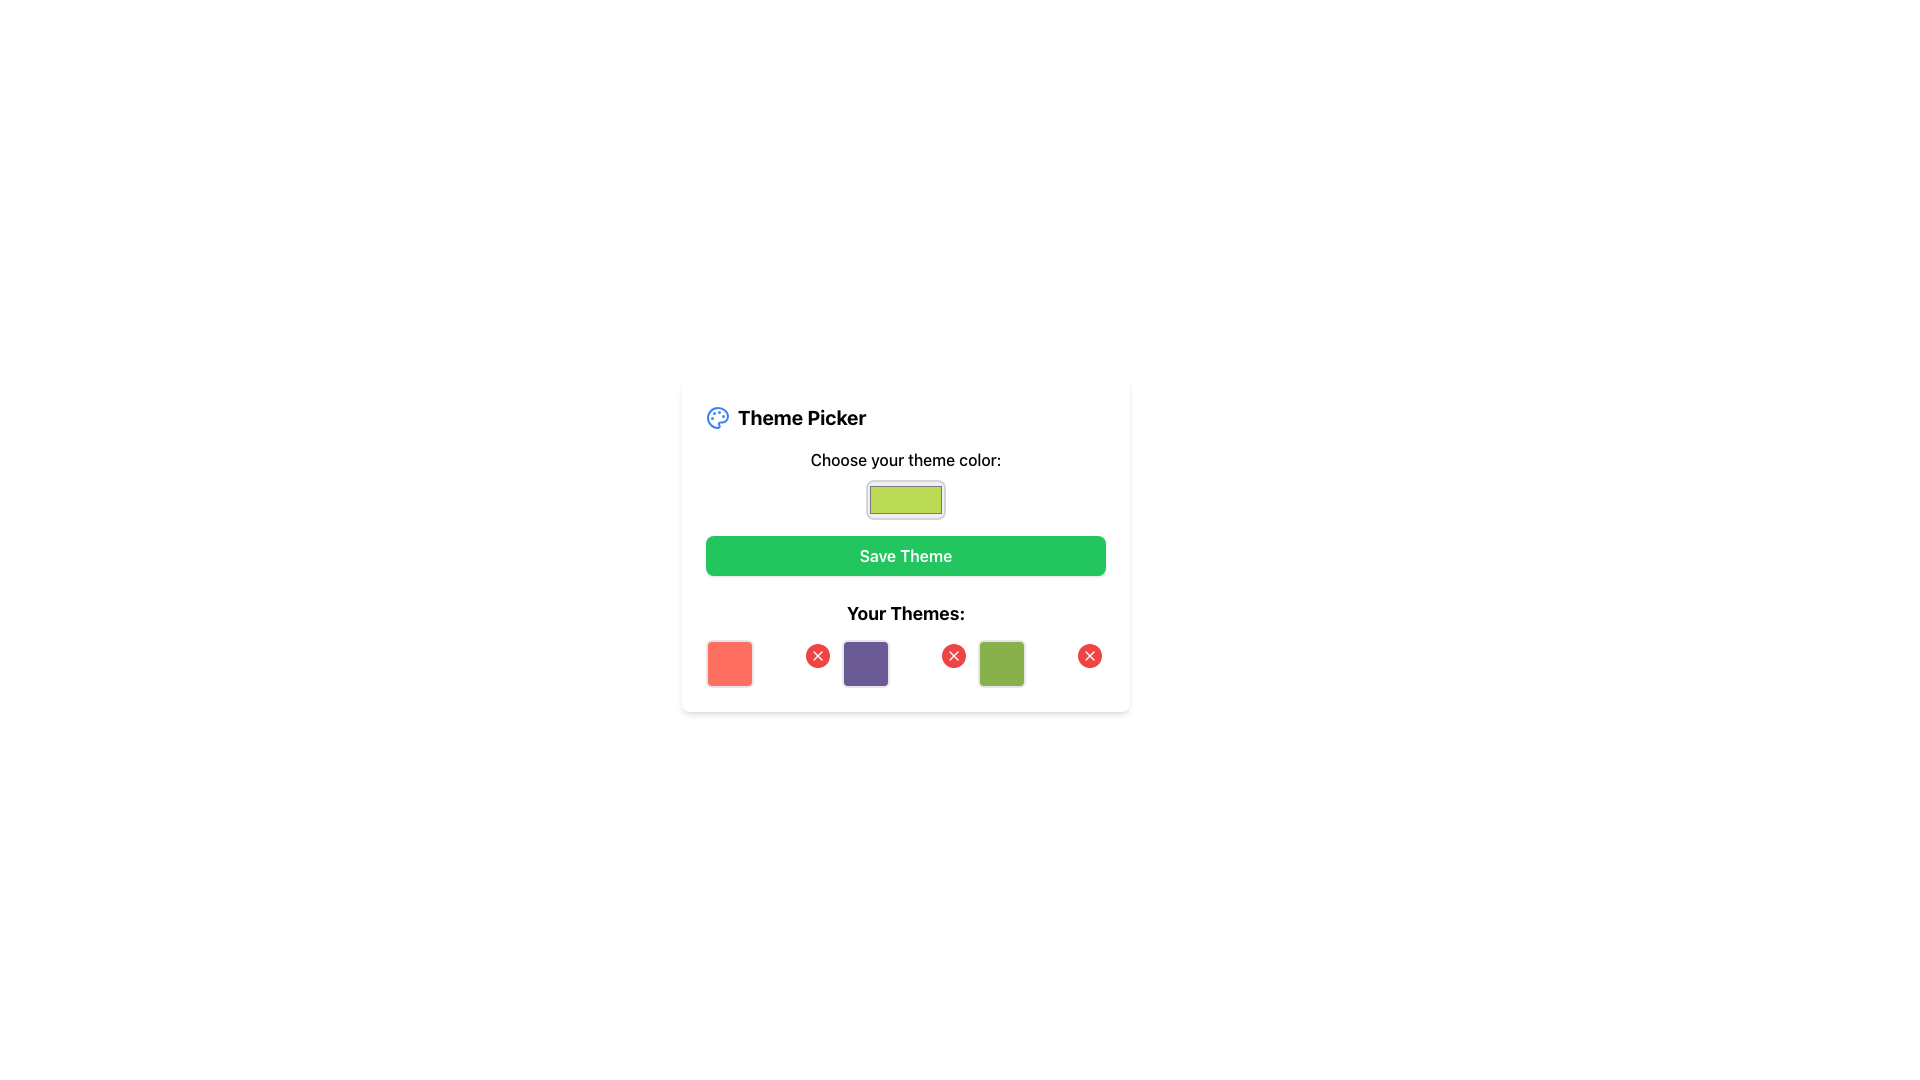 Image resolution: width=1920 pixels, height=1080 pixels. What do you see at coordinates (905, 612) in the screenshot?
I see `the text label that reads 'Your Themes:', which is styled with bold and large fonts, and is located above a grid of color blocks` at bounding box center [905, 612].